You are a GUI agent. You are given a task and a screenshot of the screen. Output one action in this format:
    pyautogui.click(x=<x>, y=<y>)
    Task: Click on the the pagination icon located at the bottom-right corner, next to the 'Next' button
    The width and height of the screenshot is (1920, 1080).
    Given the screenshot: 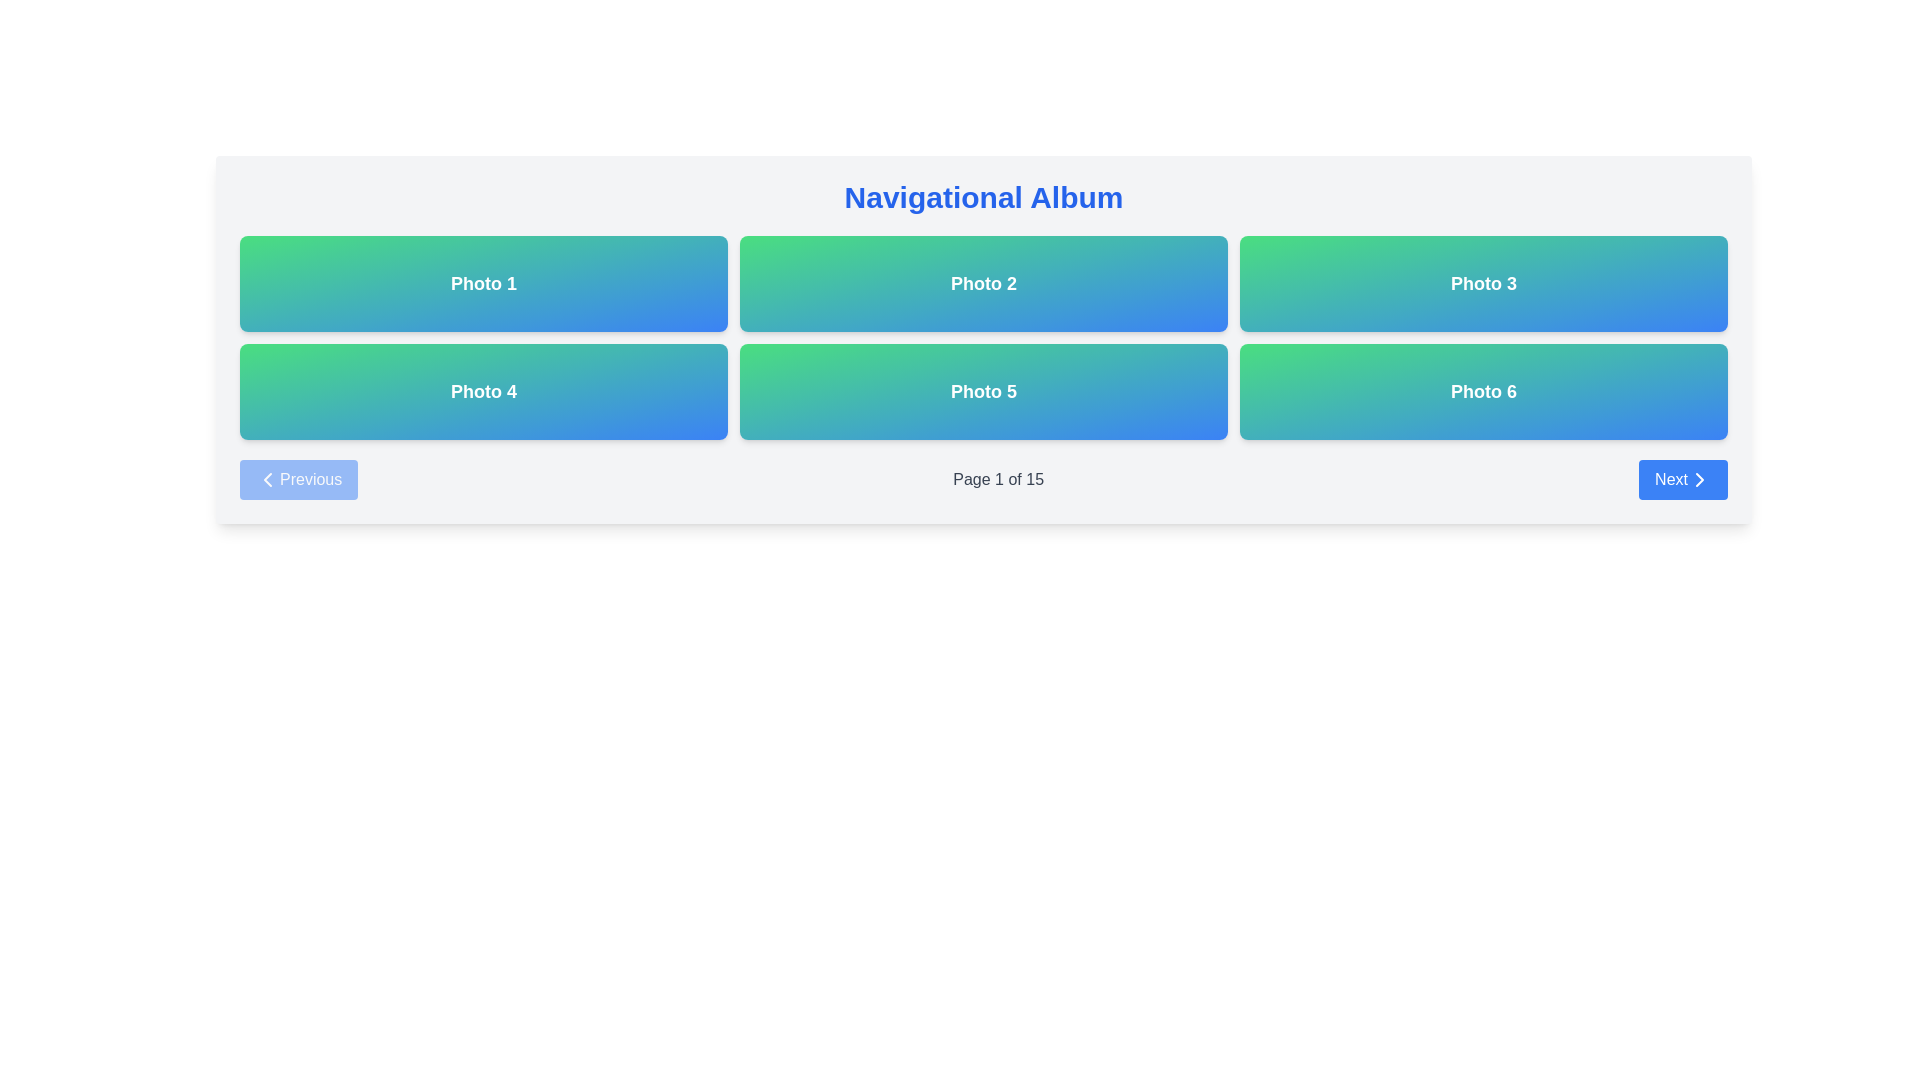 What is the action you would take?
    pyautogui.click(x=1698, y=479)
    